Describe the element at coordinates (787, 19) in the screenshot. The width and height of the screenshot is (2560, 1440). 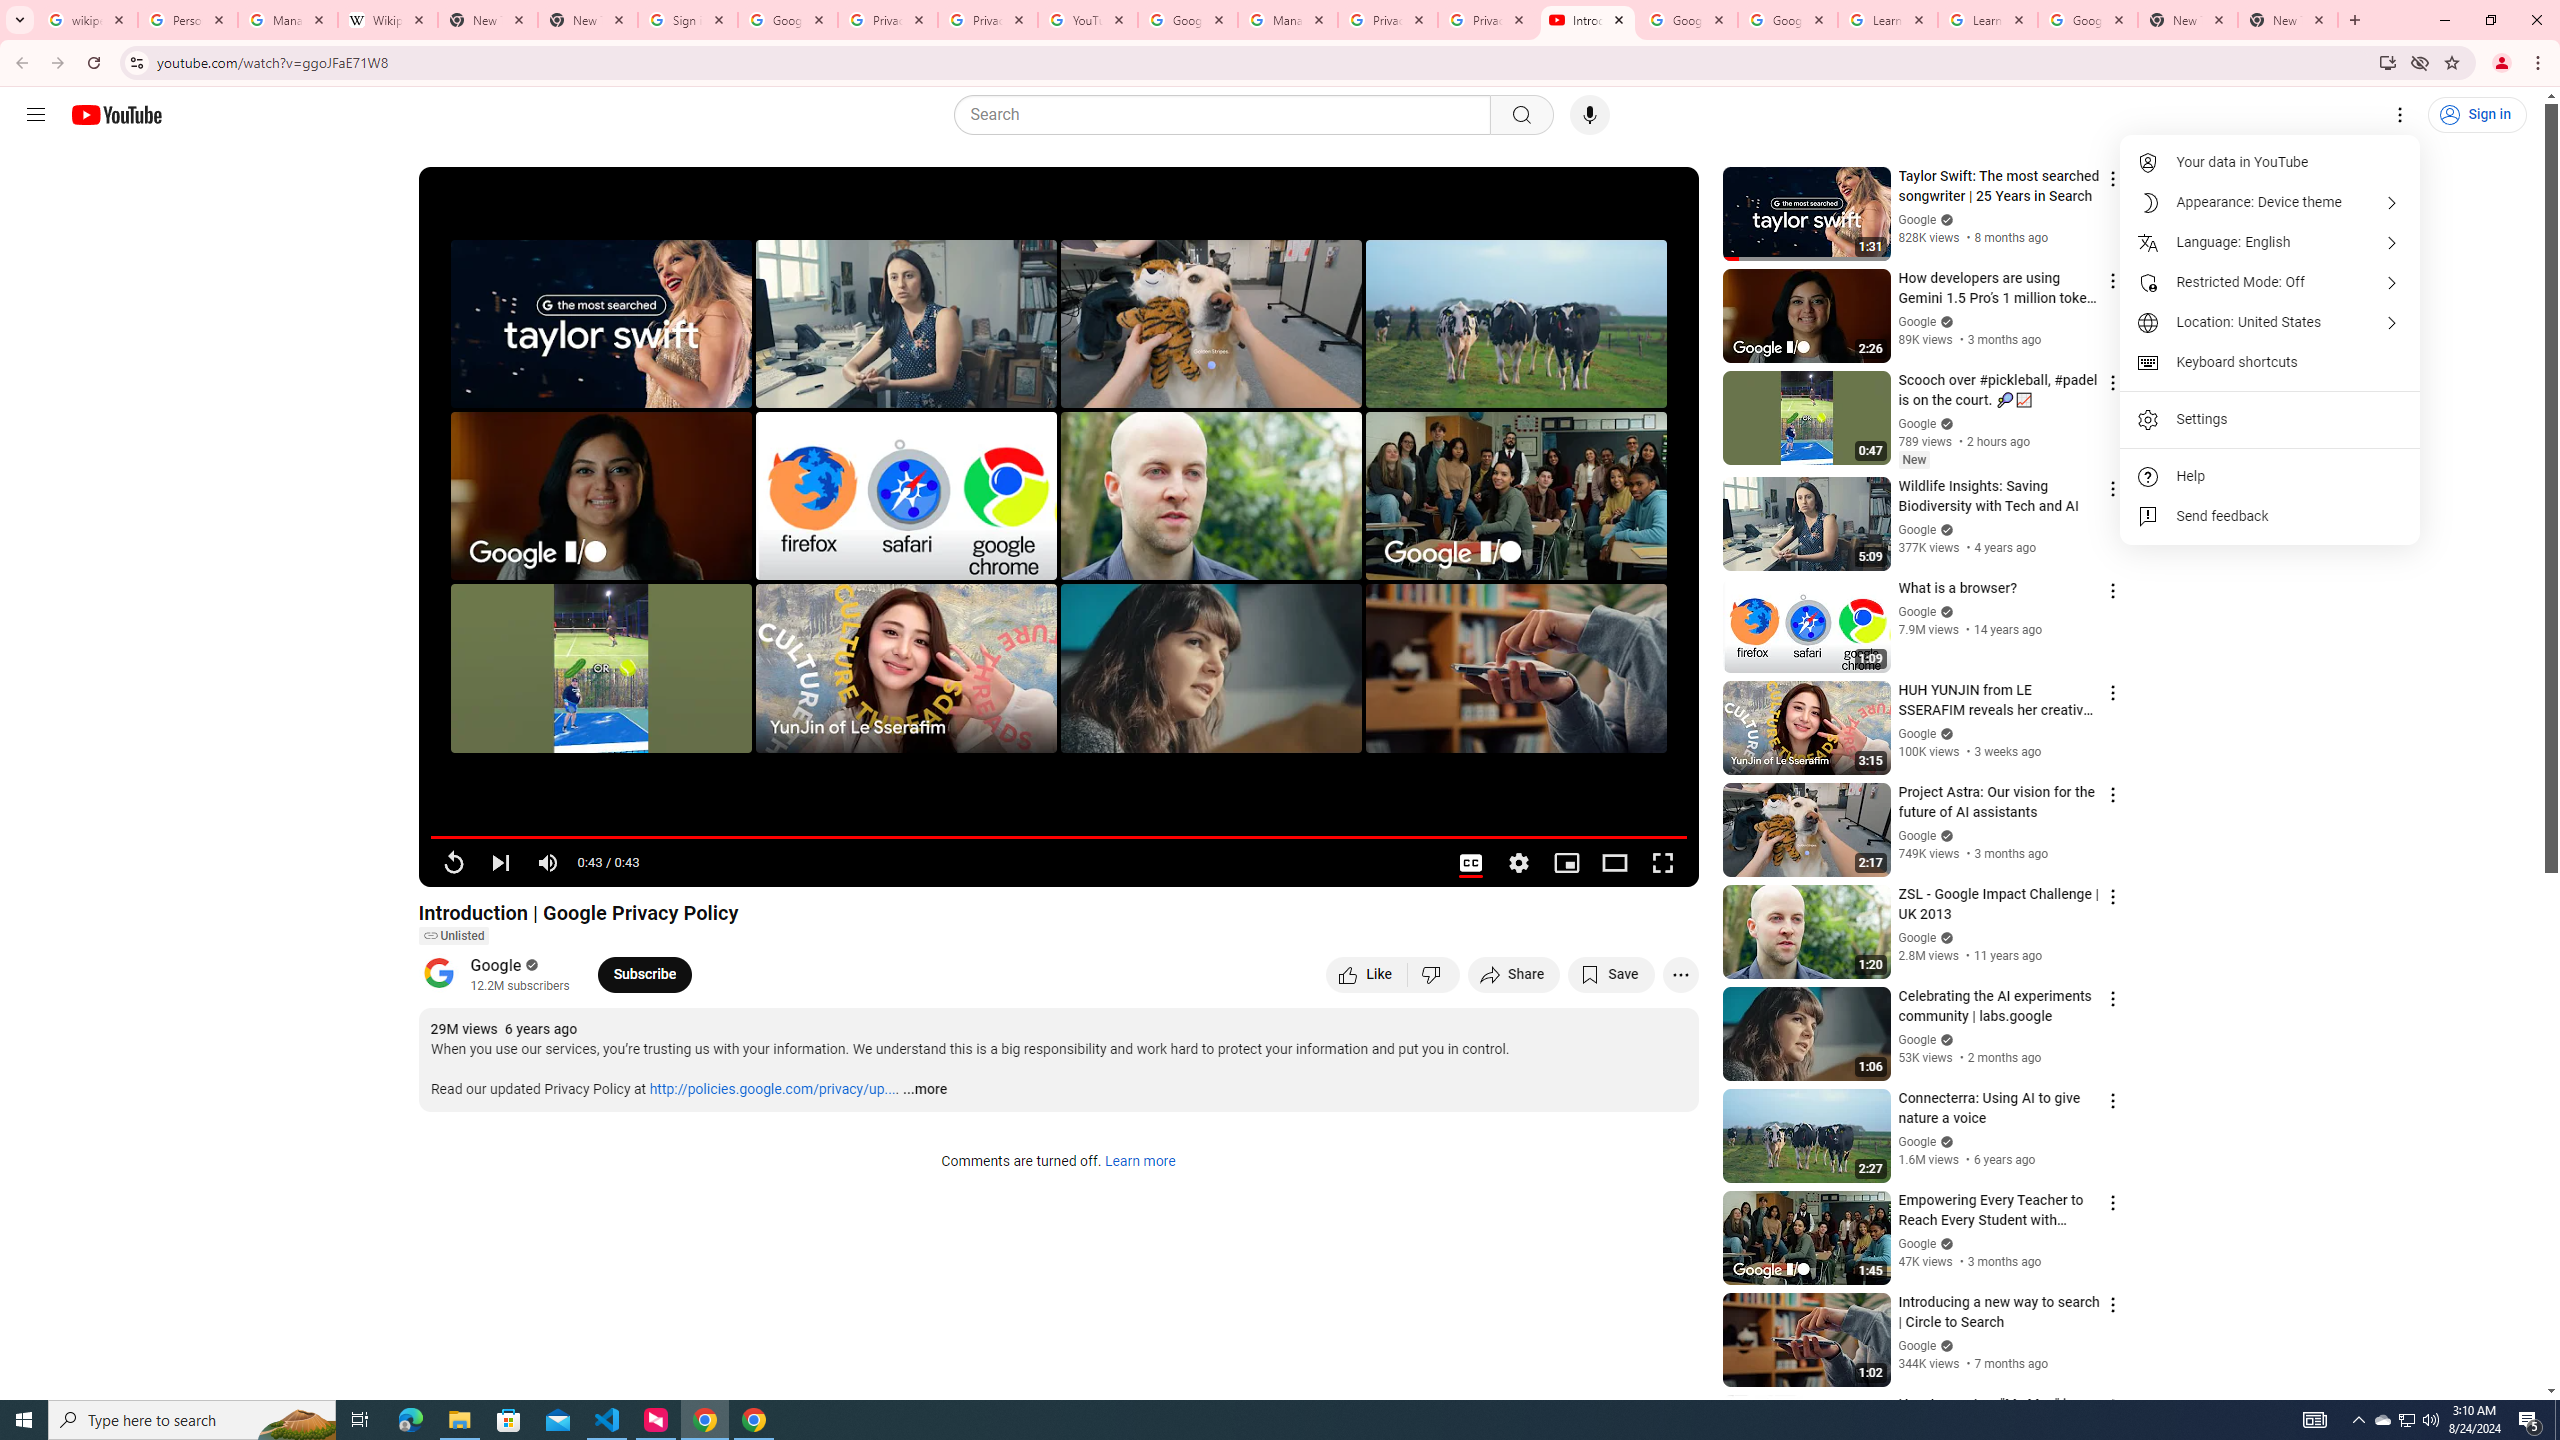
I see `'Google Drive: Sign-in'` at that location.